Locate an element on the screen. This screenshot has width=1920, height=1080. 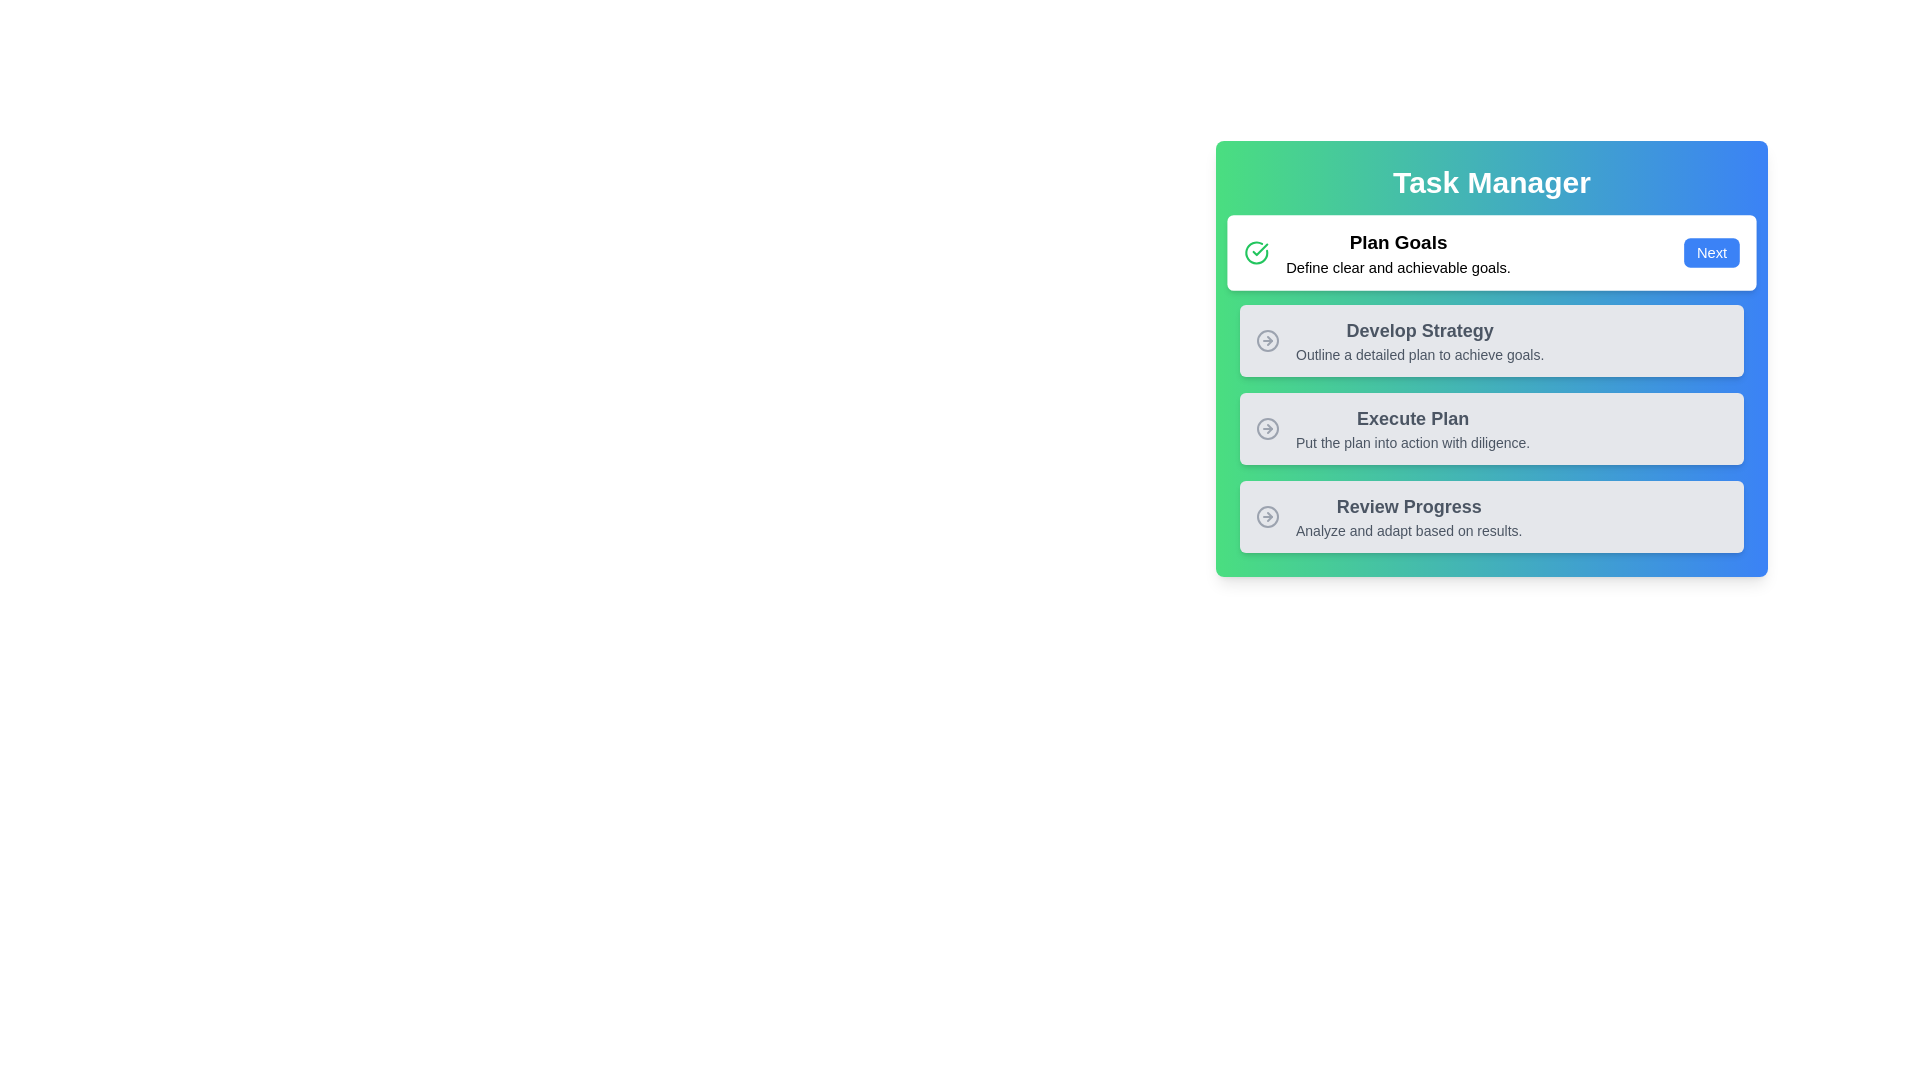
the circular arrow icon button located to the left of the 'Review Progress' text in the task list interface is located at coordinates (1266, 515).